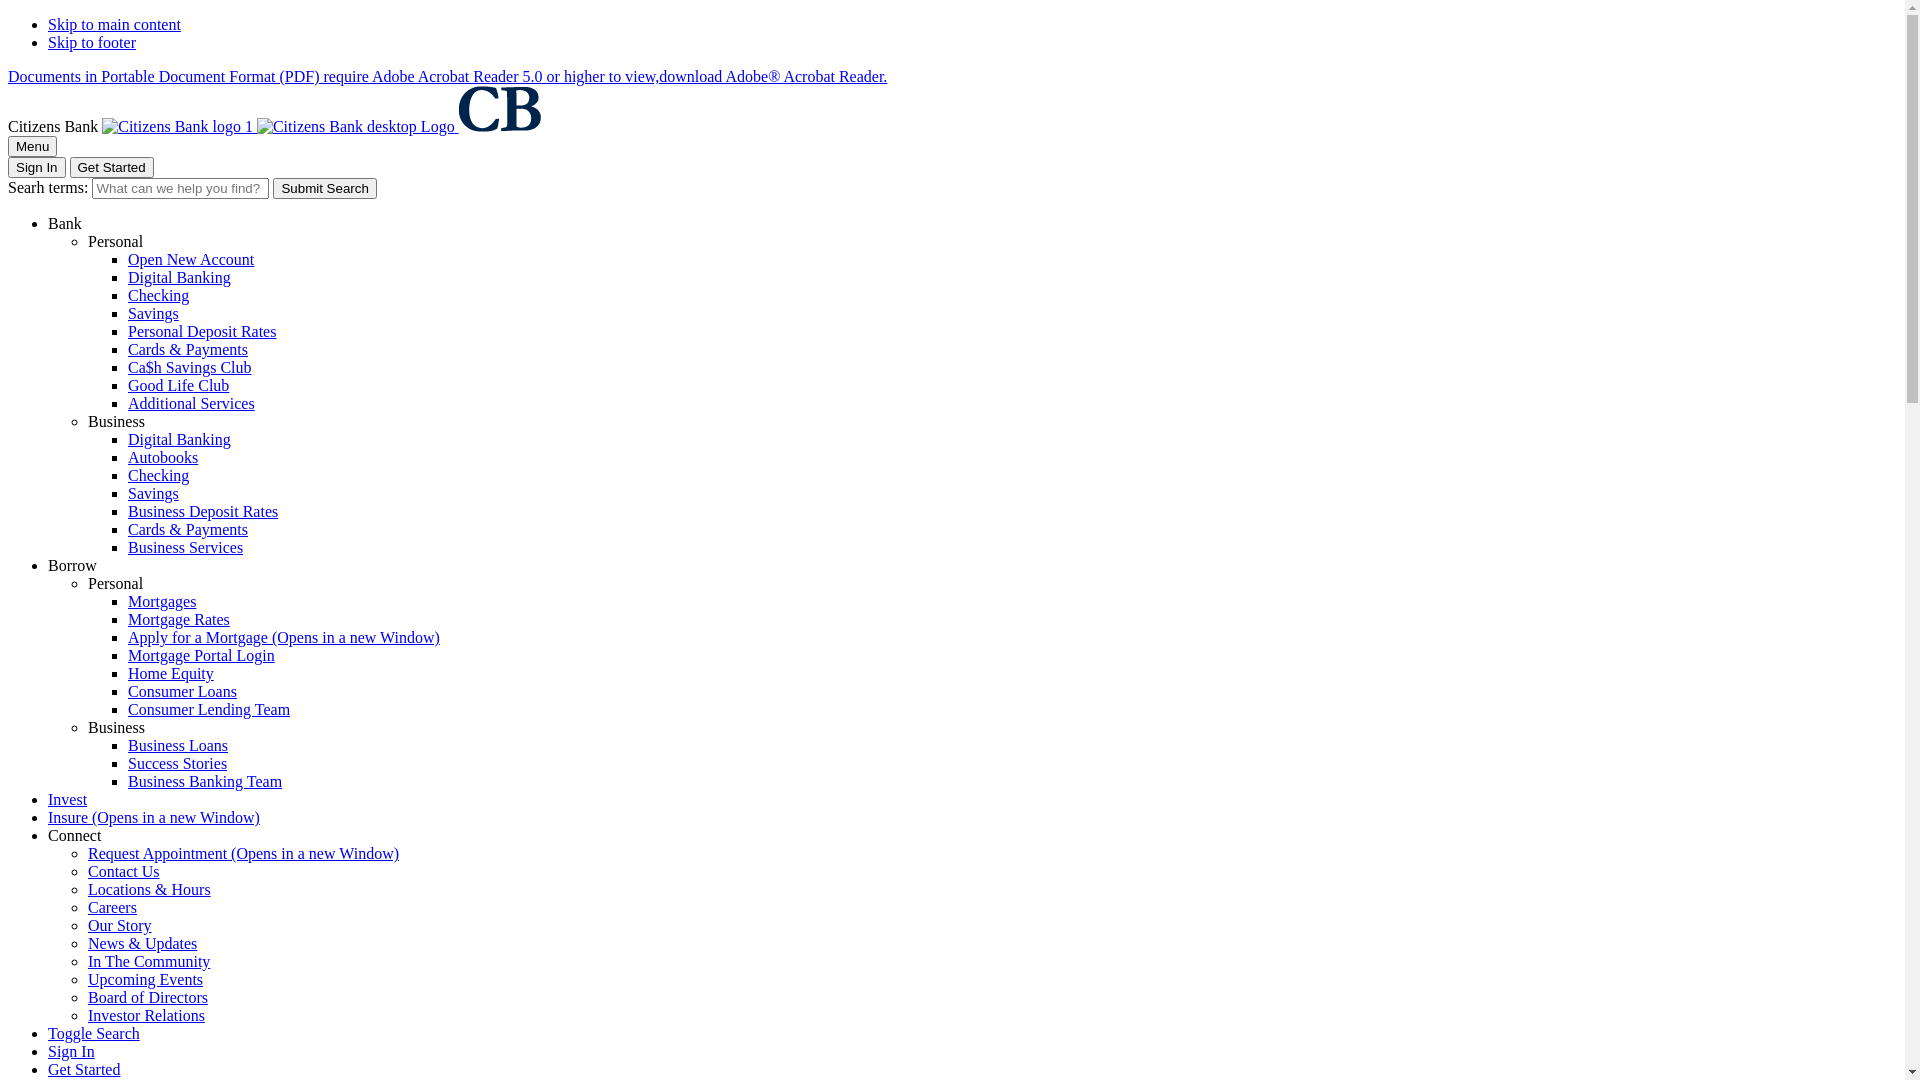  I want to click on 'Business Services', so click(185, 547).